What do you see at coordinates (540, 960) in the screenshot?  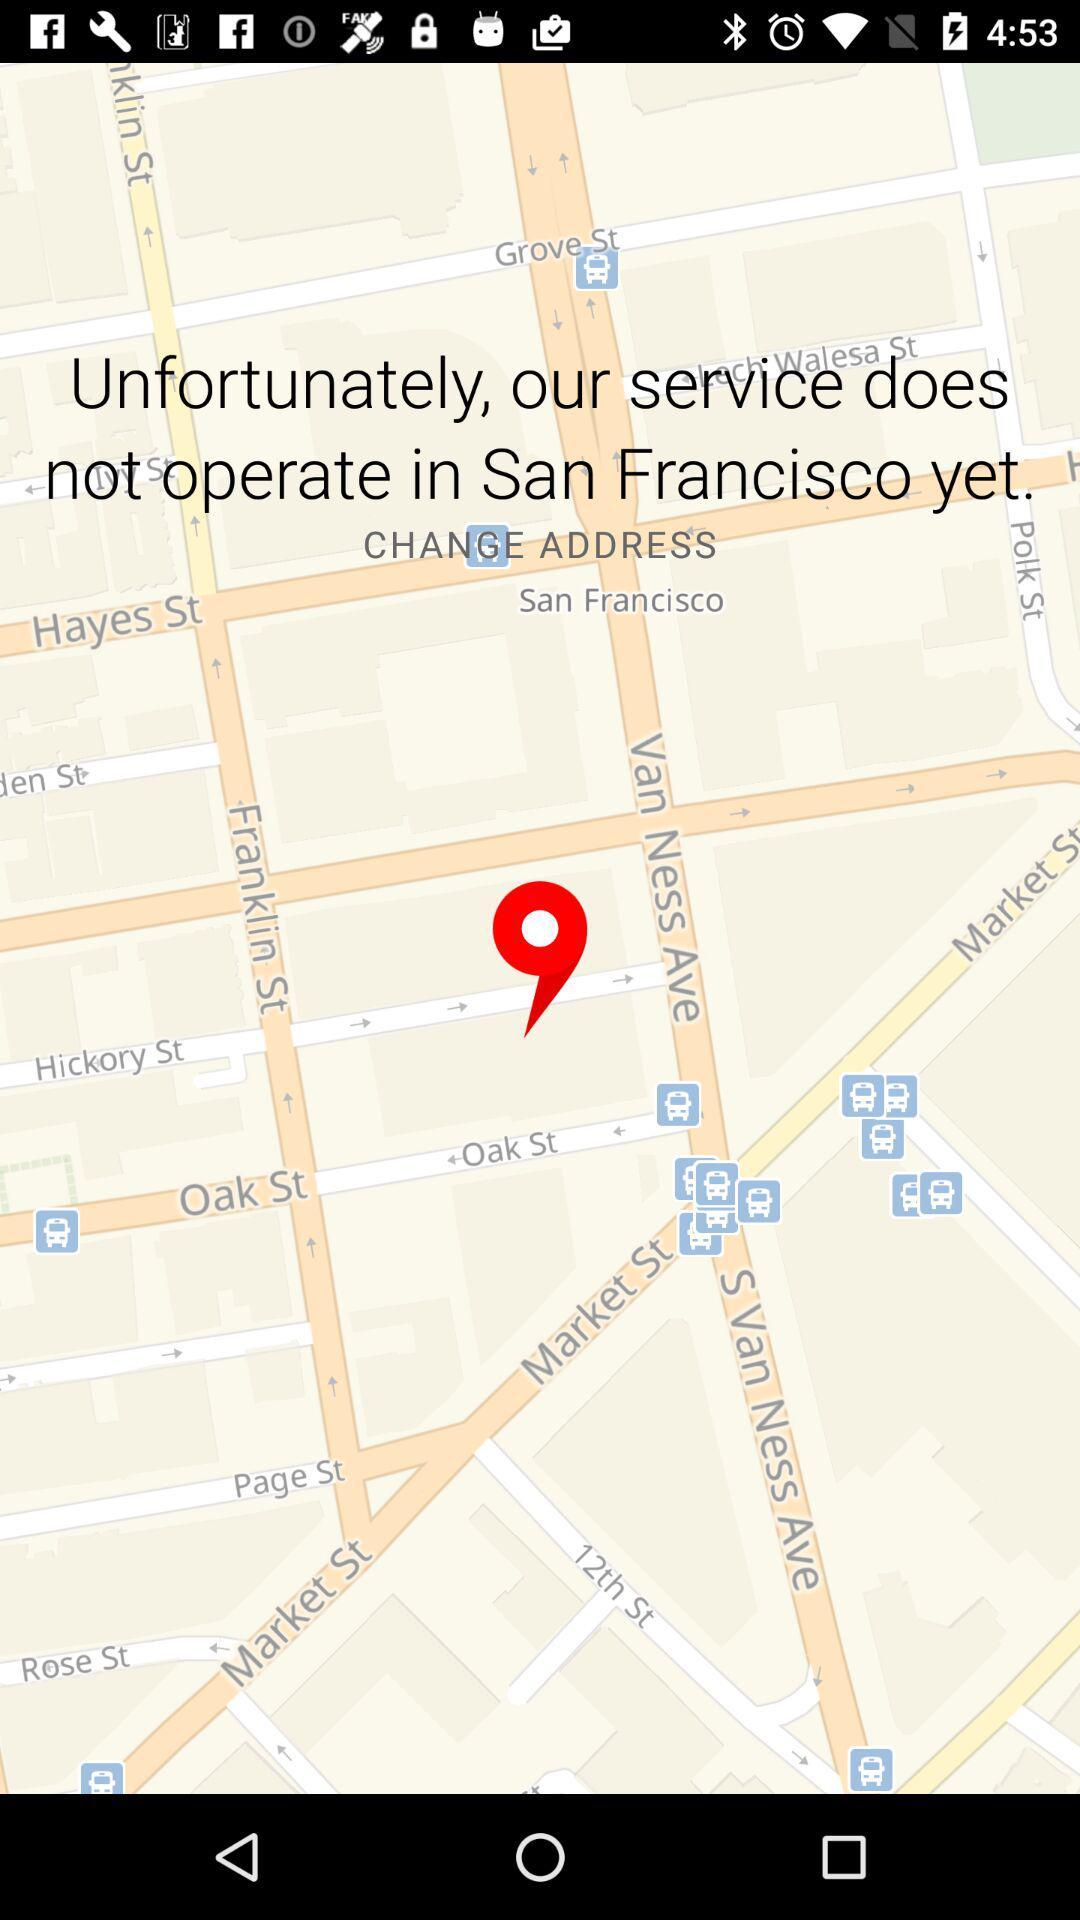 I see `get more information about the marker` at bounding box center [540, 960].